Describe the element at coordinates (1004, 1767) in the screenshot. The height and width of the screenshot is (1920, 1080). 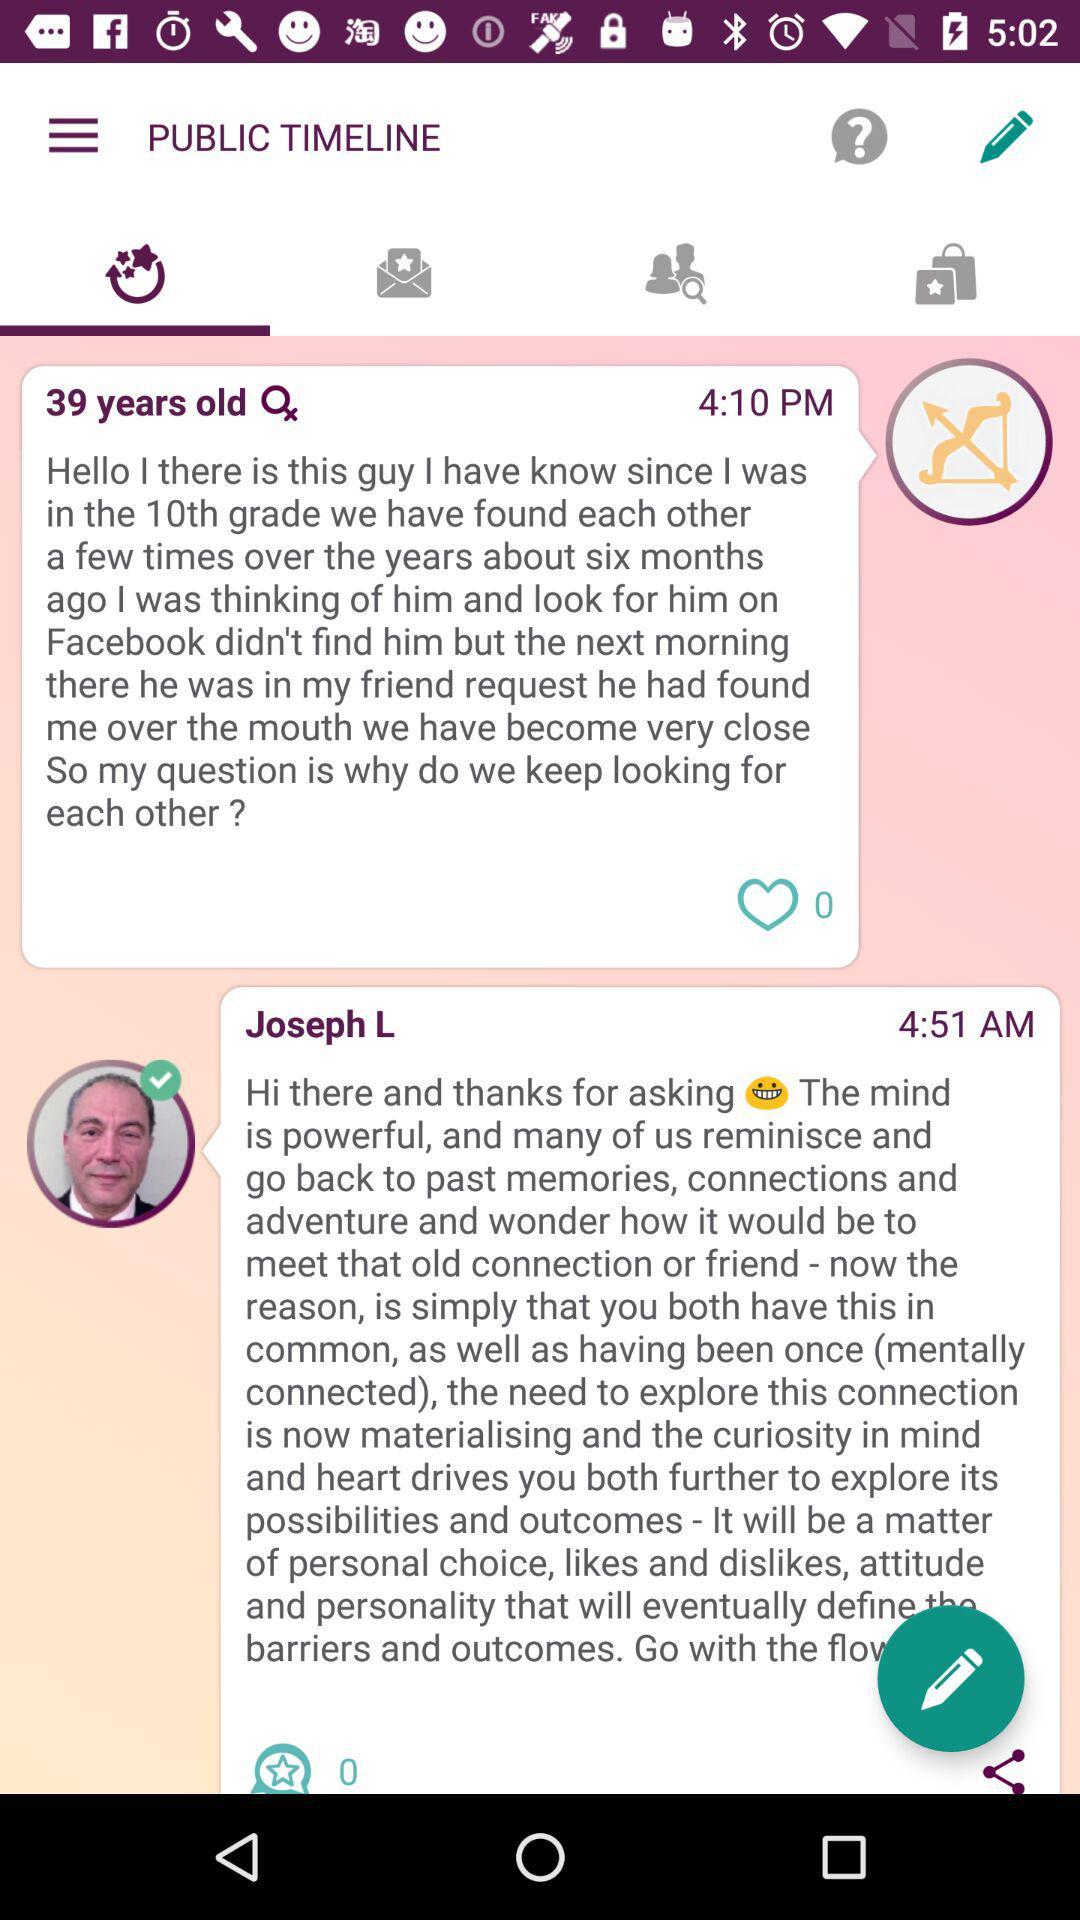
I see `share` at that location.